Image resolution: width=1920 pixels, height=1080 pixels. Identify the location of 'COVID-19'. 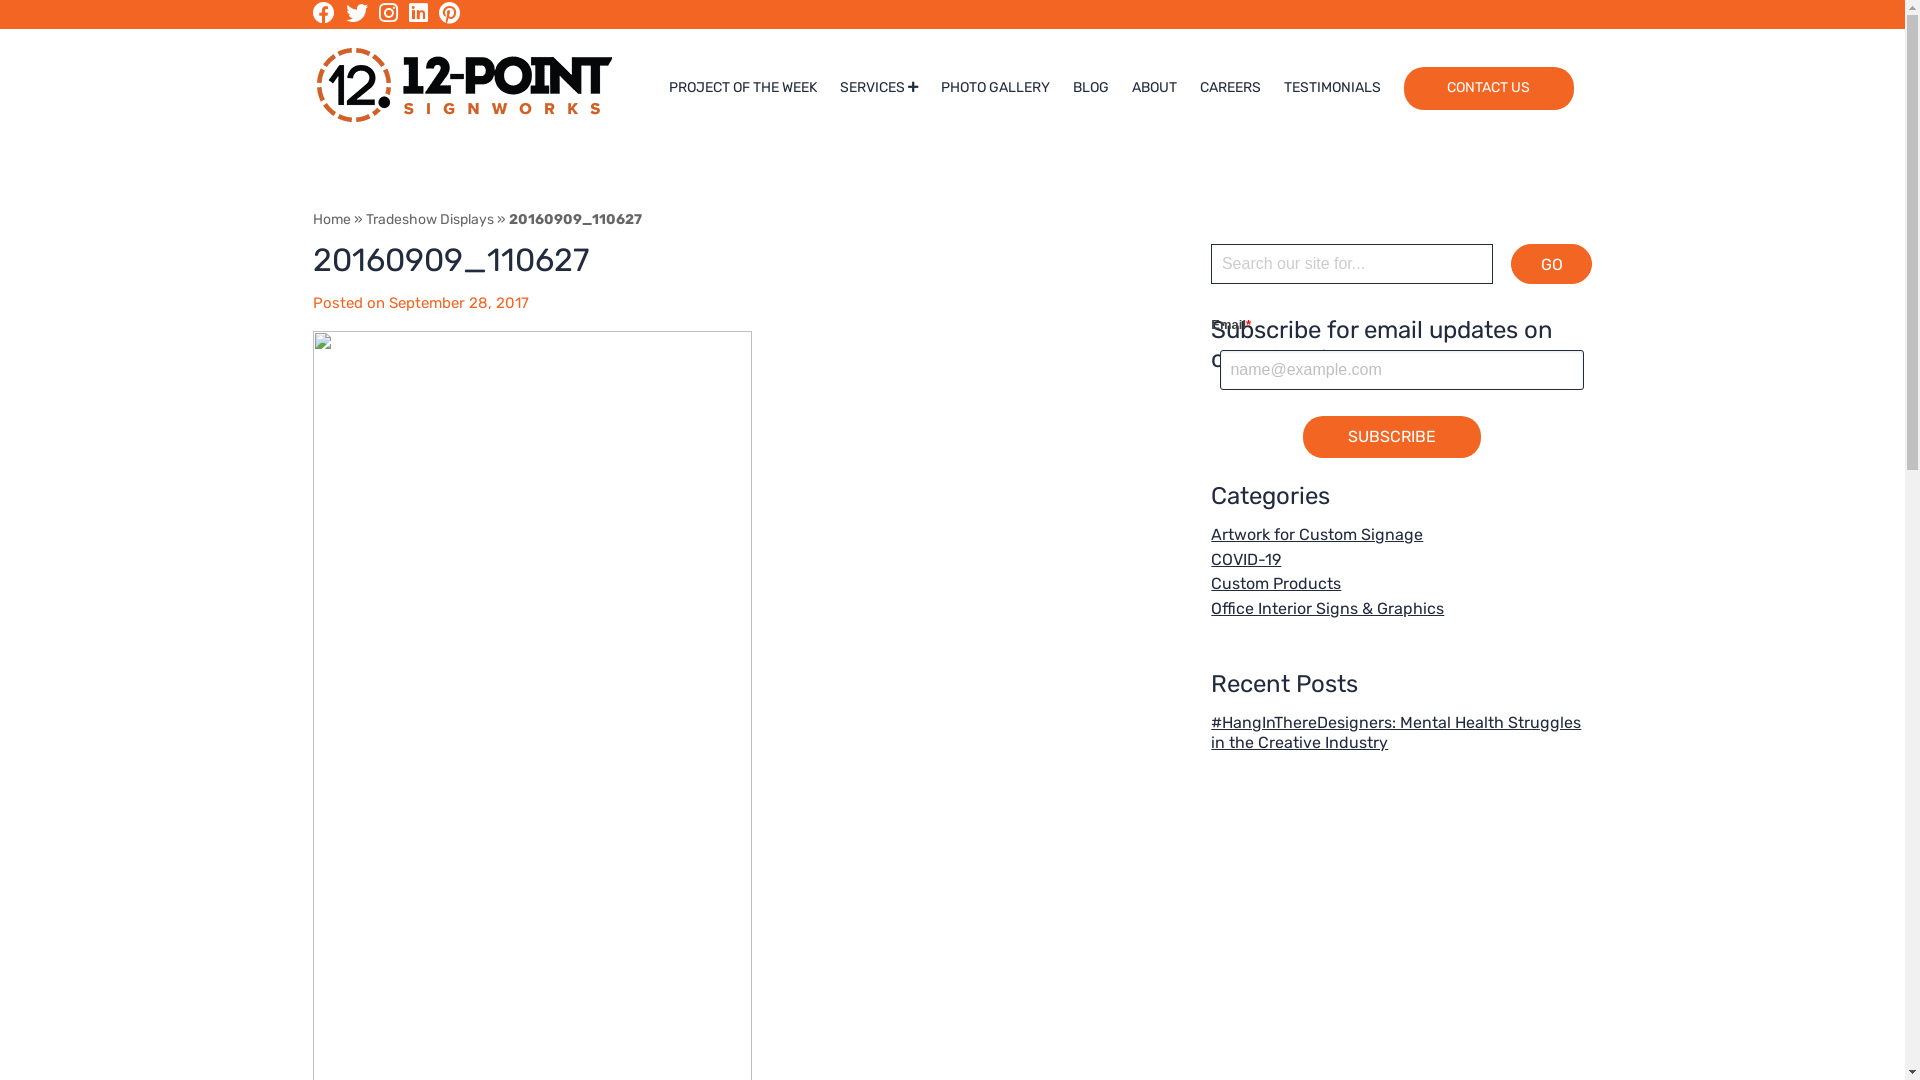
(1245, 559).